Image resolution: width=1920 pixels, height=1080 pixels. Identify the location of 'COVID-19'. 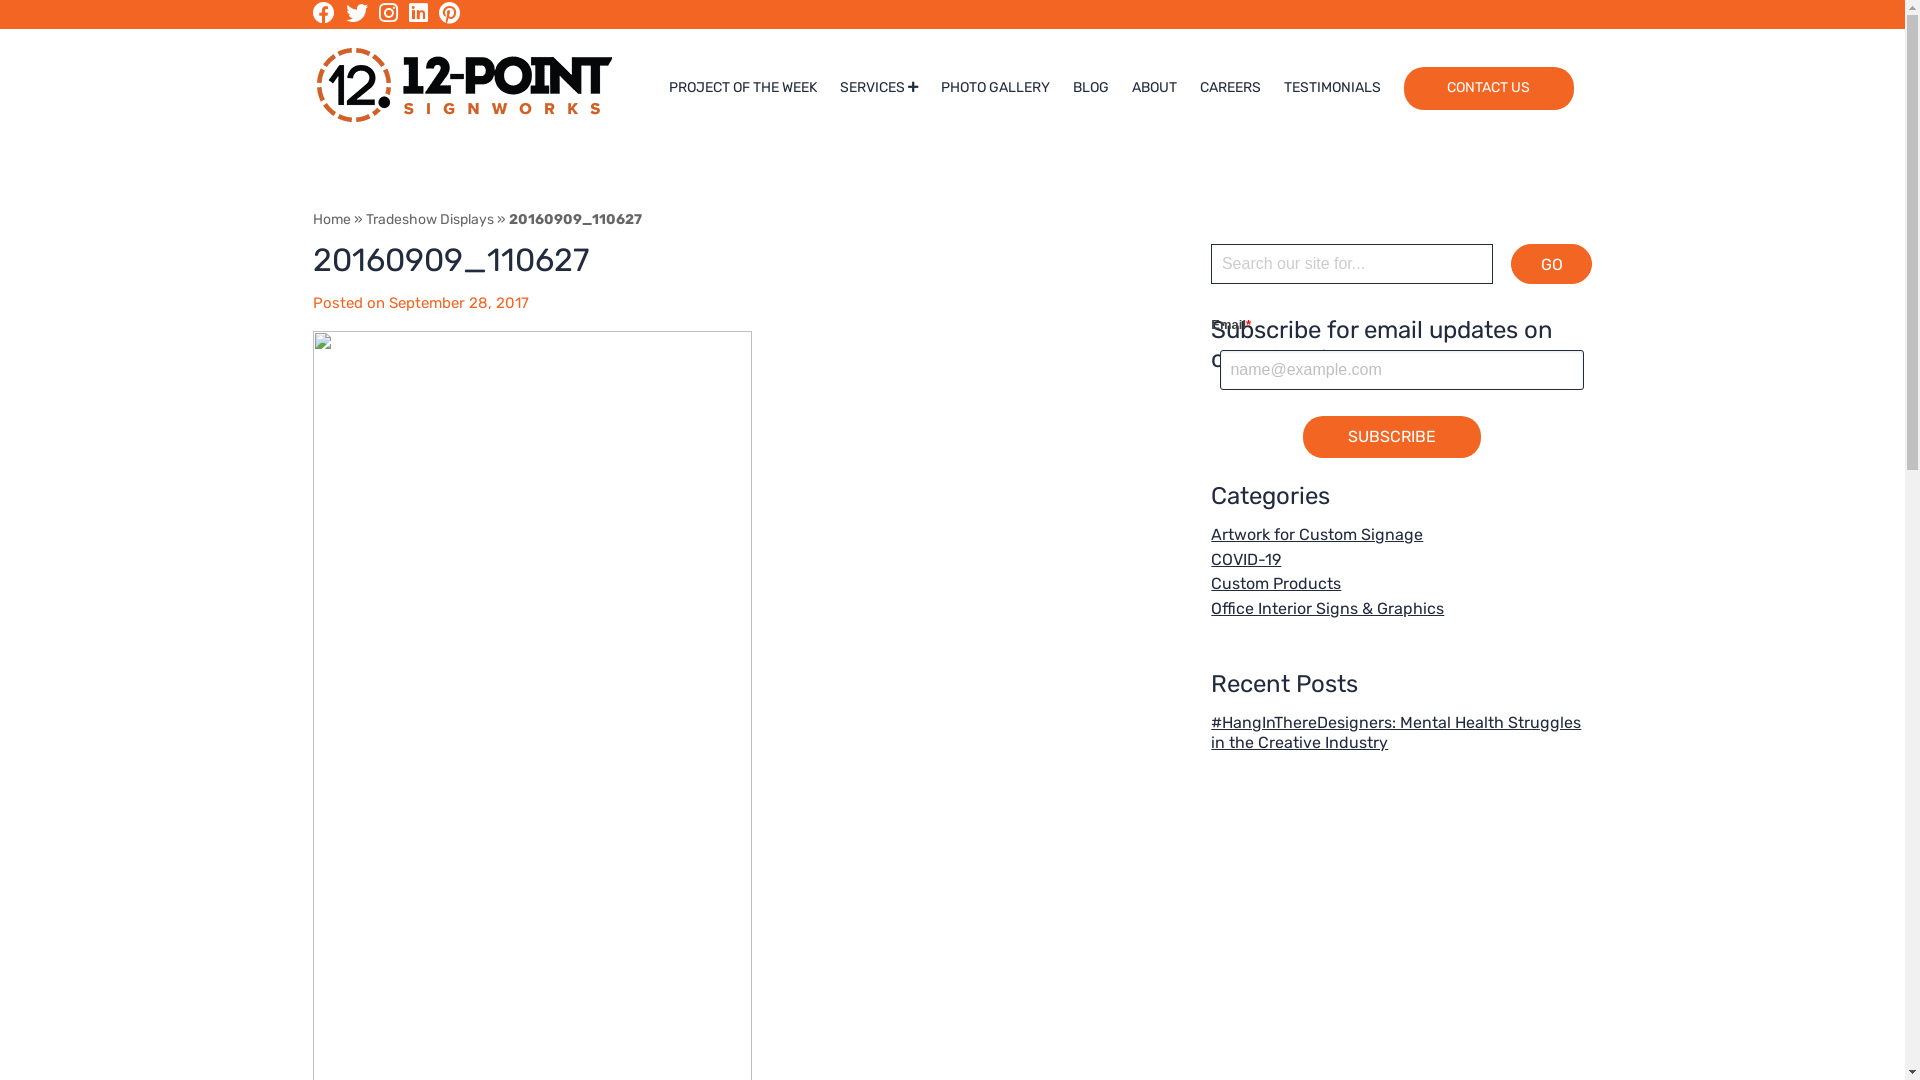
(1245, 559).